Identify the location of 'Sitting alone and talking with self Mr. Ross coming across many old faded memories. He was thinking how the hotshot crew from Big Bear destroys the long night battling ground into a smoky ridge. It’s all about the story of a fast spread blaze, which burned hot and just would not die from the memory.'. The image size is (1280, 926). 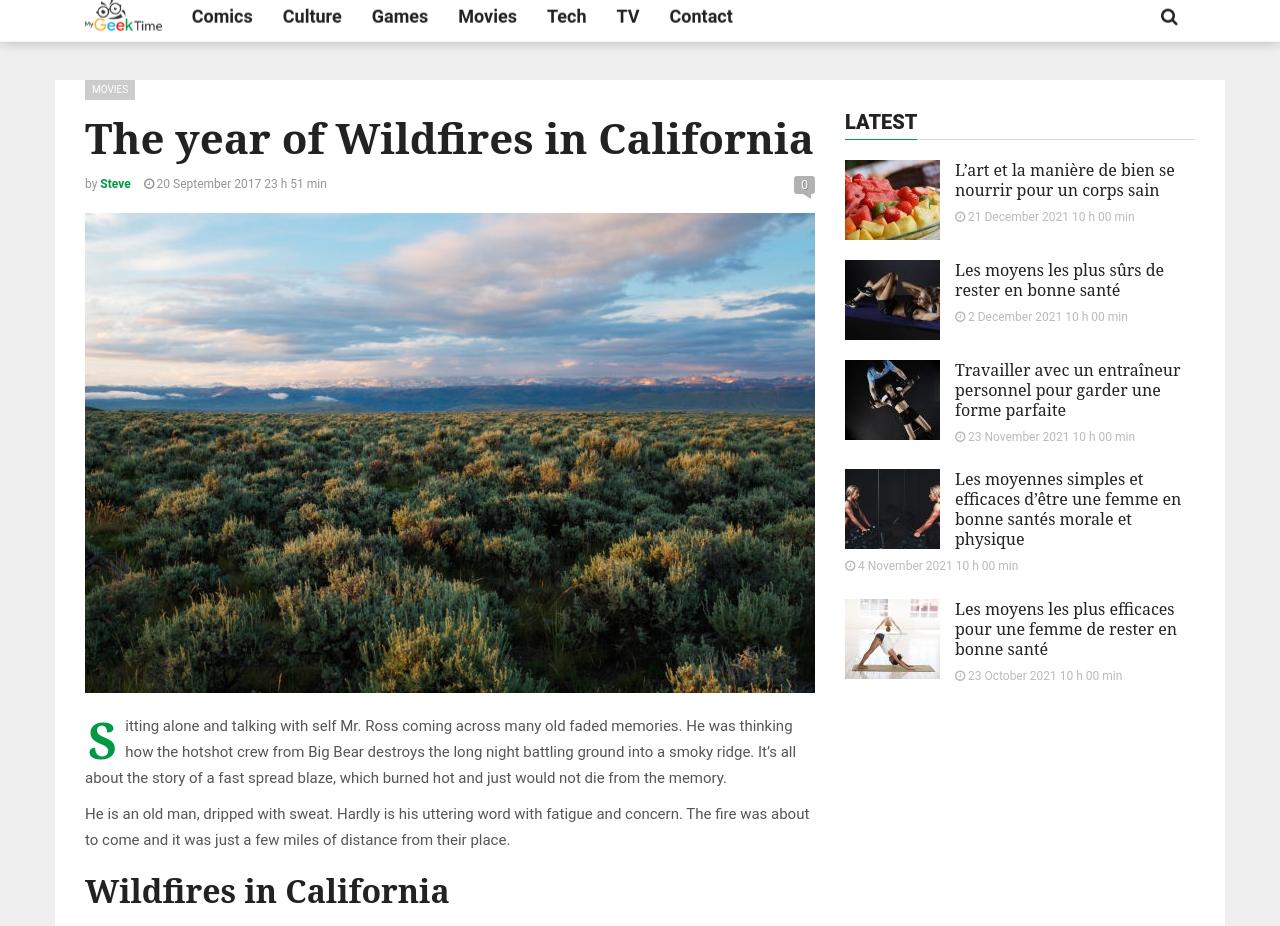
(83, 746).